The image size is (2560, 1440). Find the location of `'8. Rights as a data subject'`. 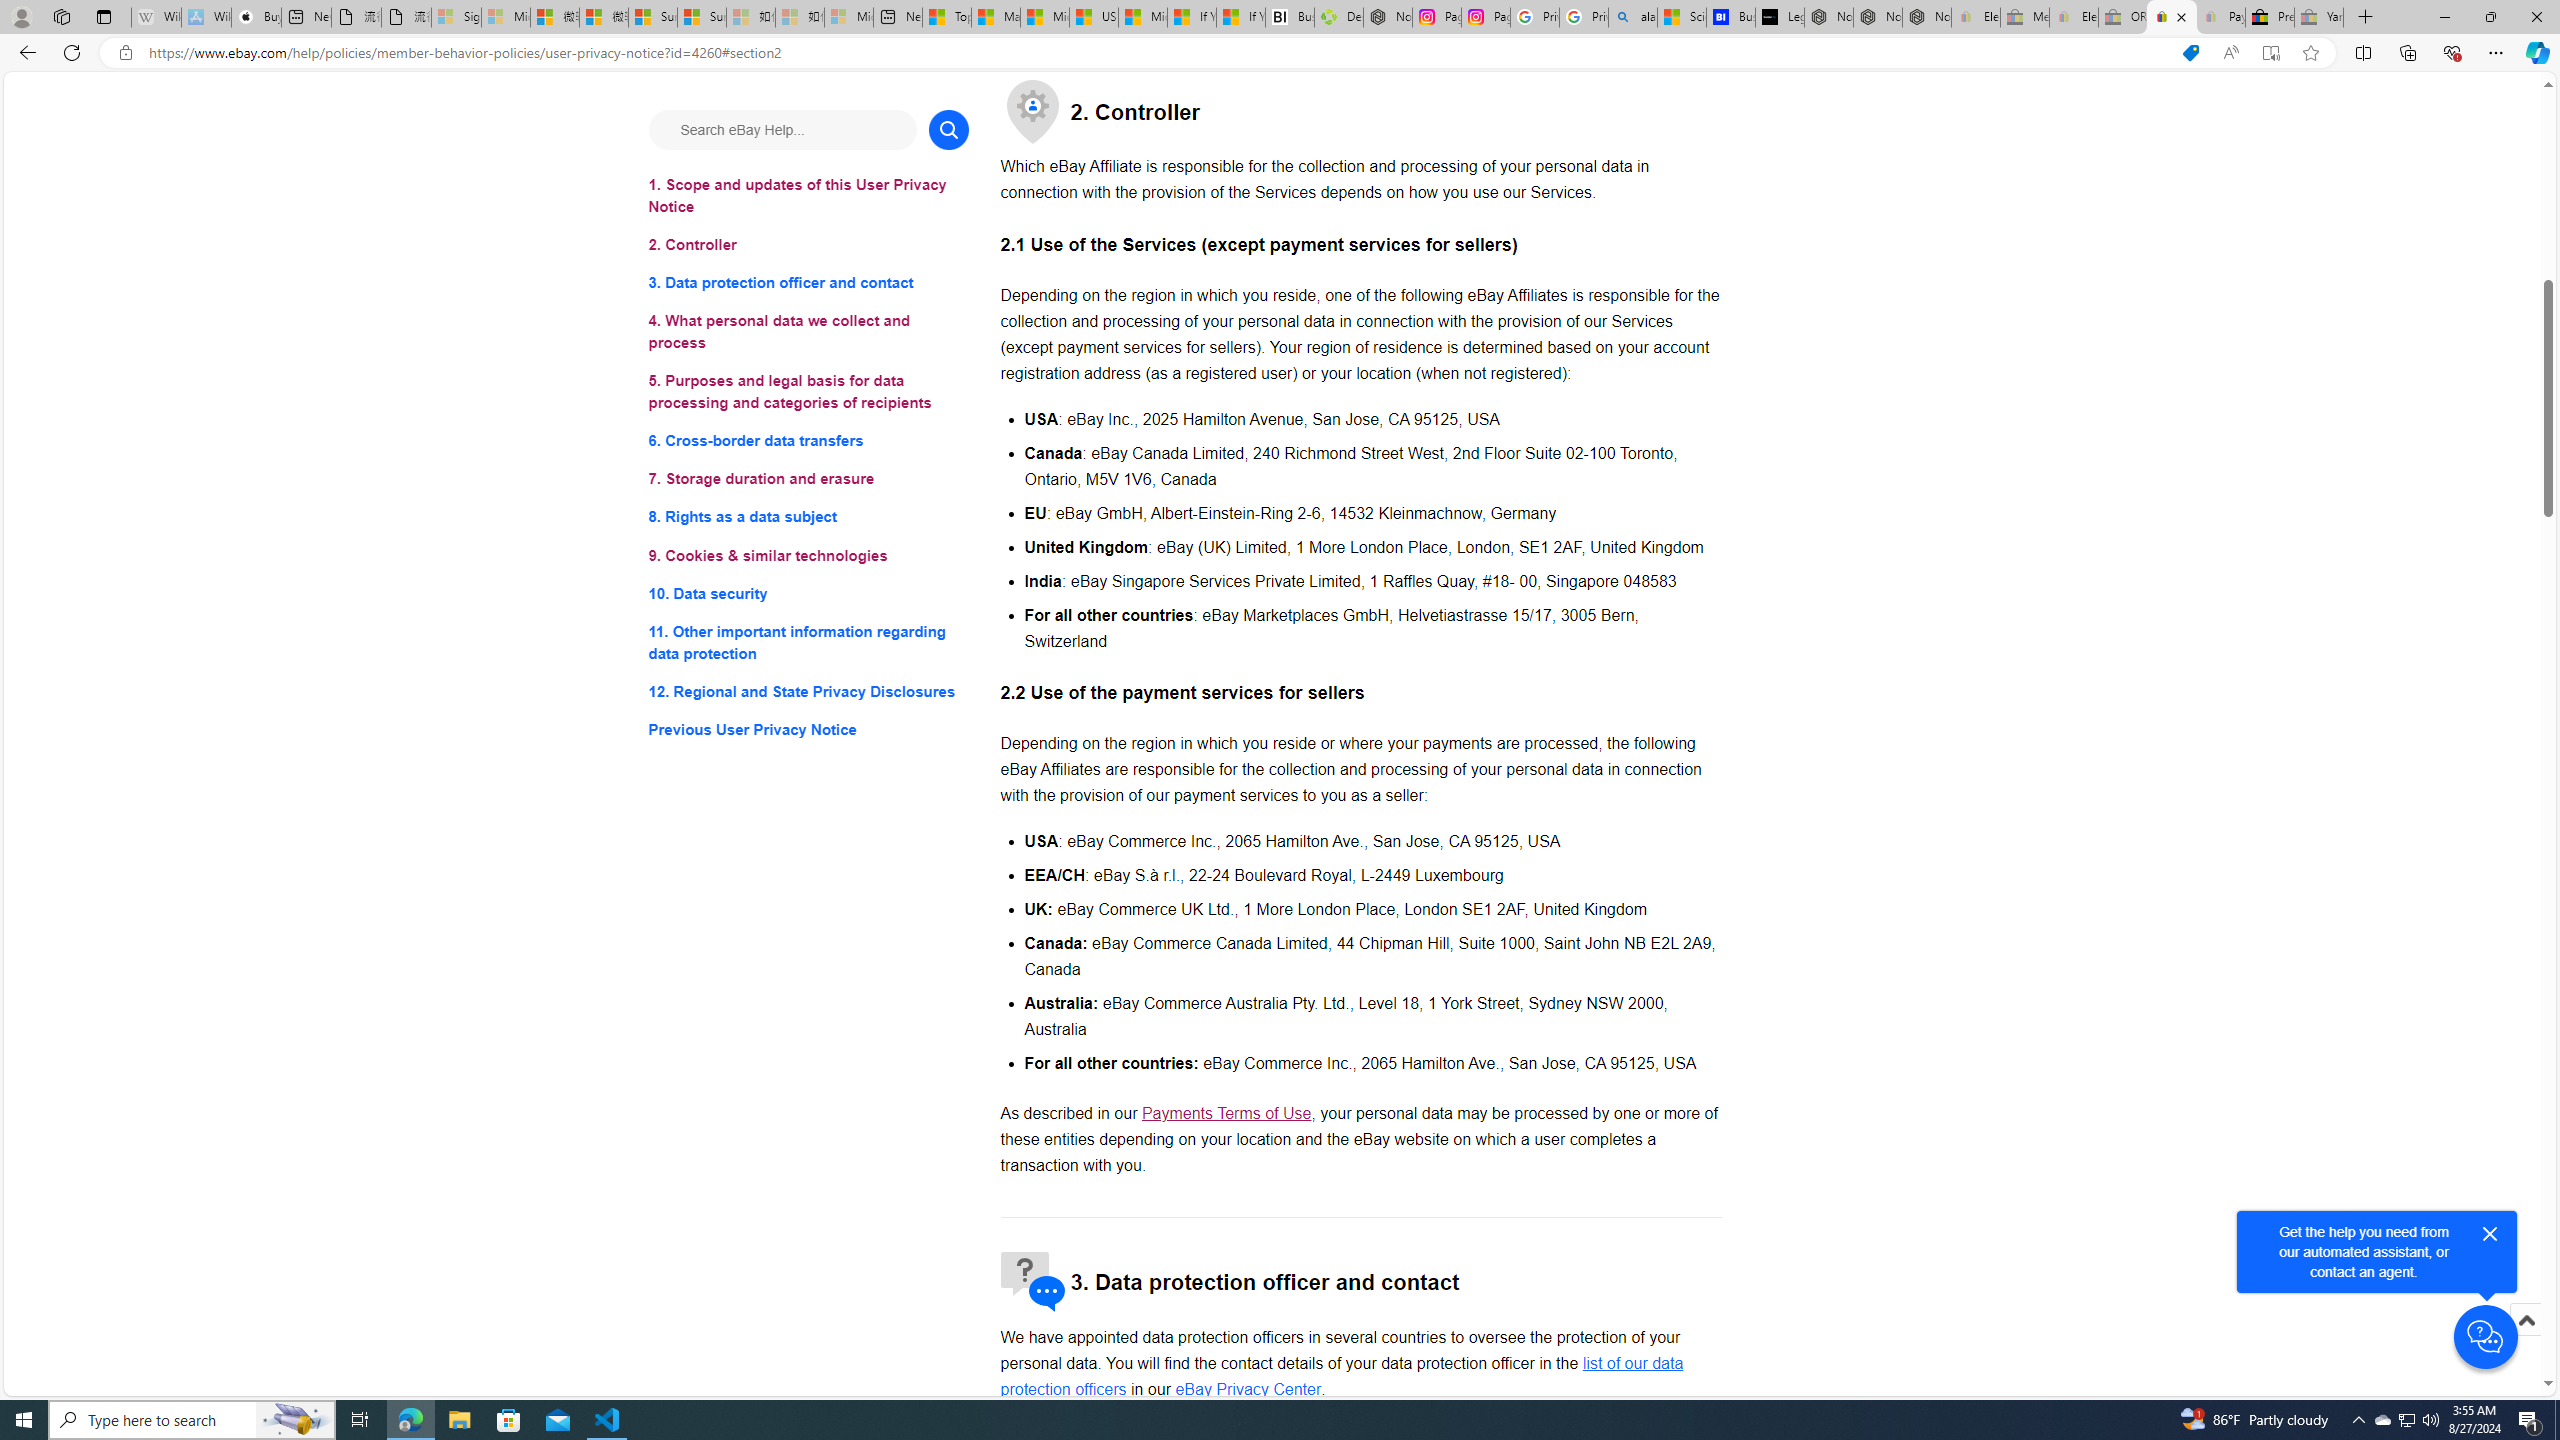

'8. Rights as a data subject' is located at coordinates (807, 516).